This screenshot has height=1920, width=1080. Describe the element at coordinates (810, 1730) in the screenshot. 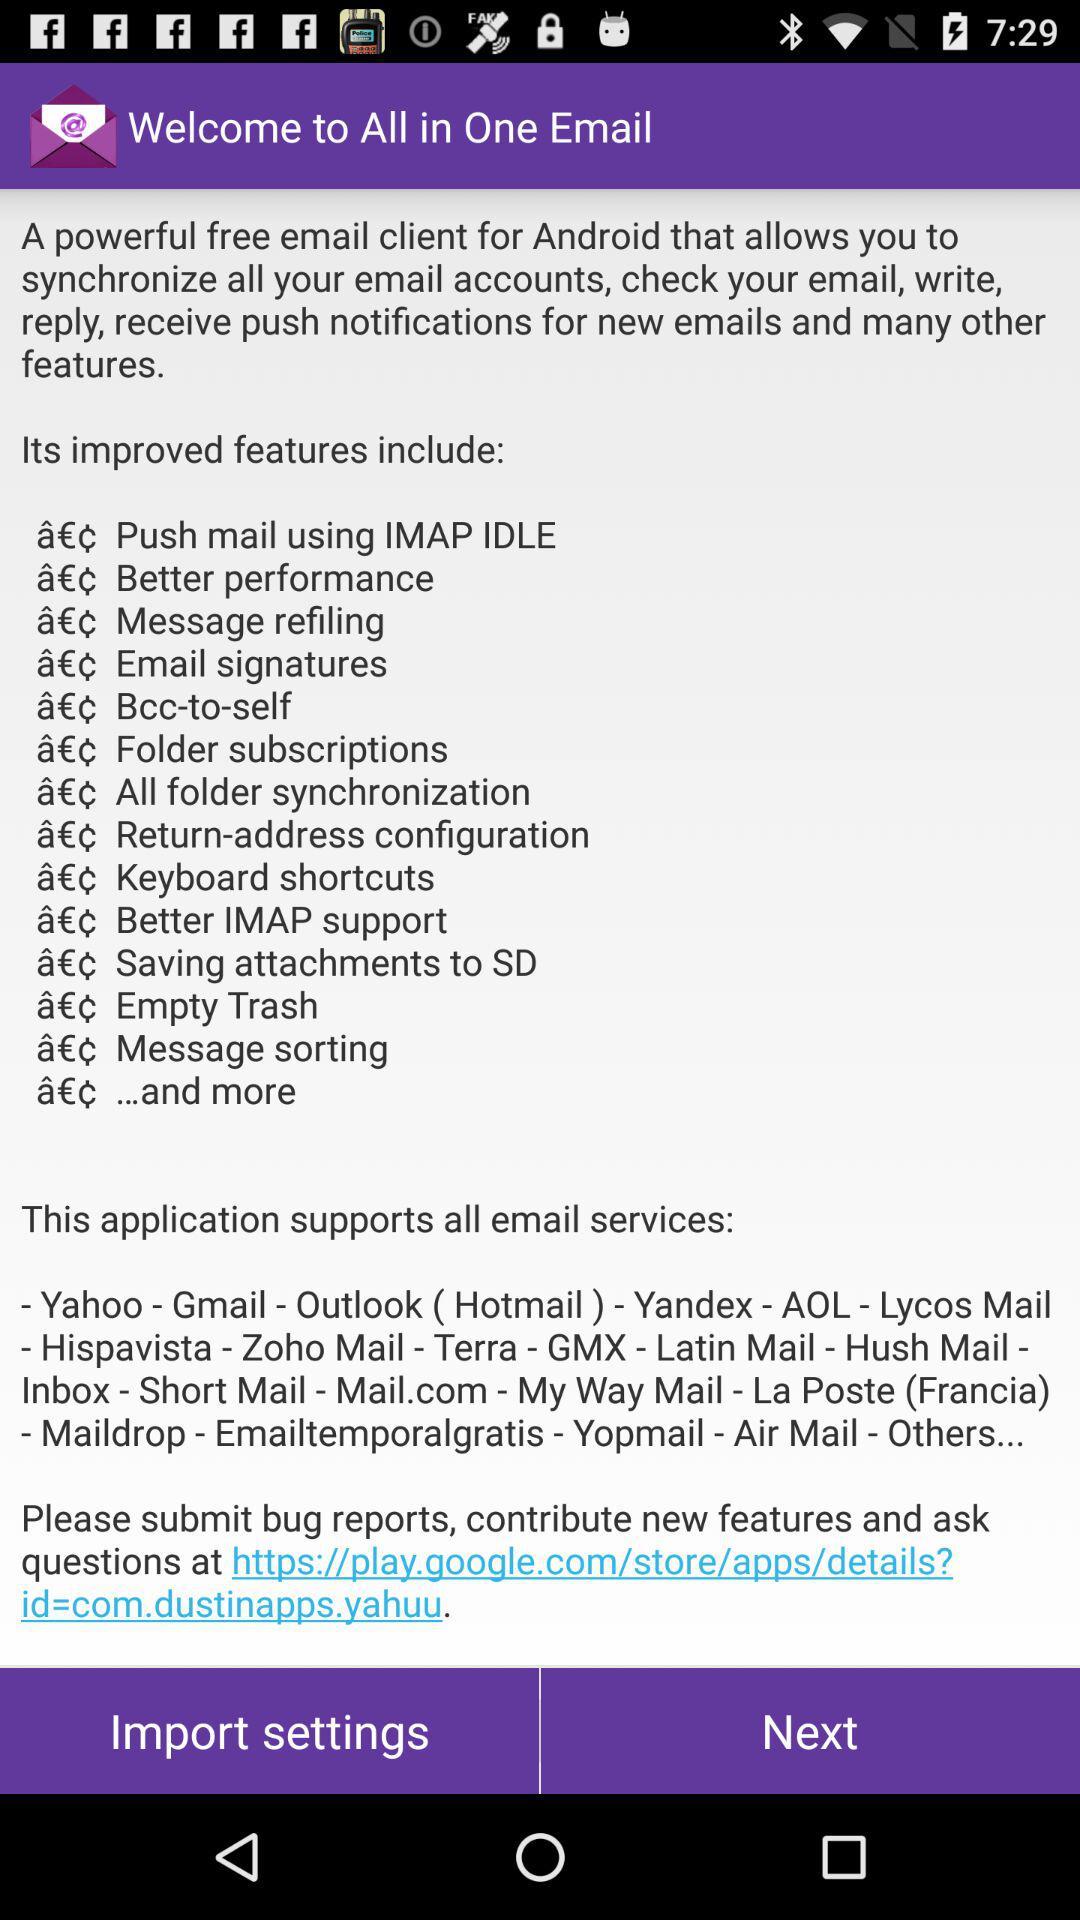

I see `the icon to the right of the import settings` at that location.